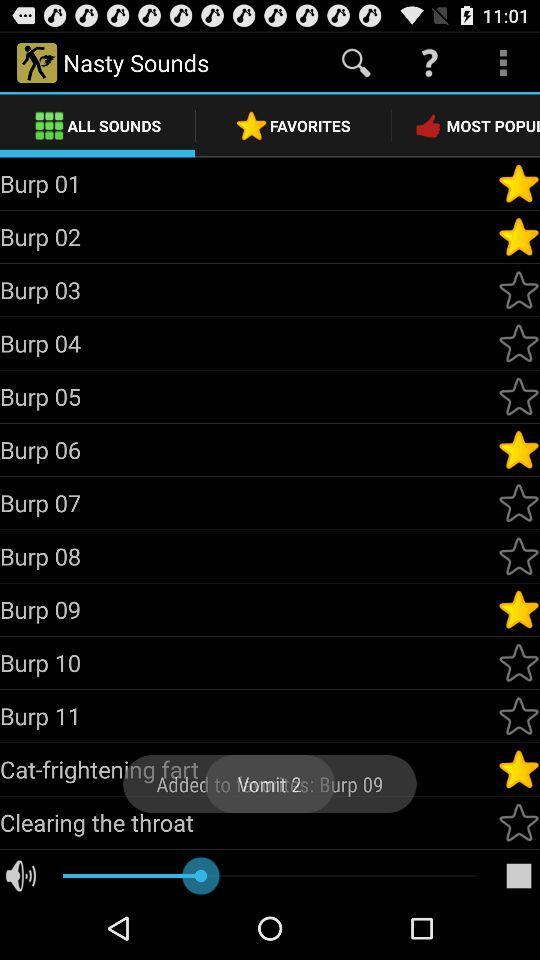 This screenshot has width=540, height=960. I want to click on the sound to your favourites, so click(518, 289).